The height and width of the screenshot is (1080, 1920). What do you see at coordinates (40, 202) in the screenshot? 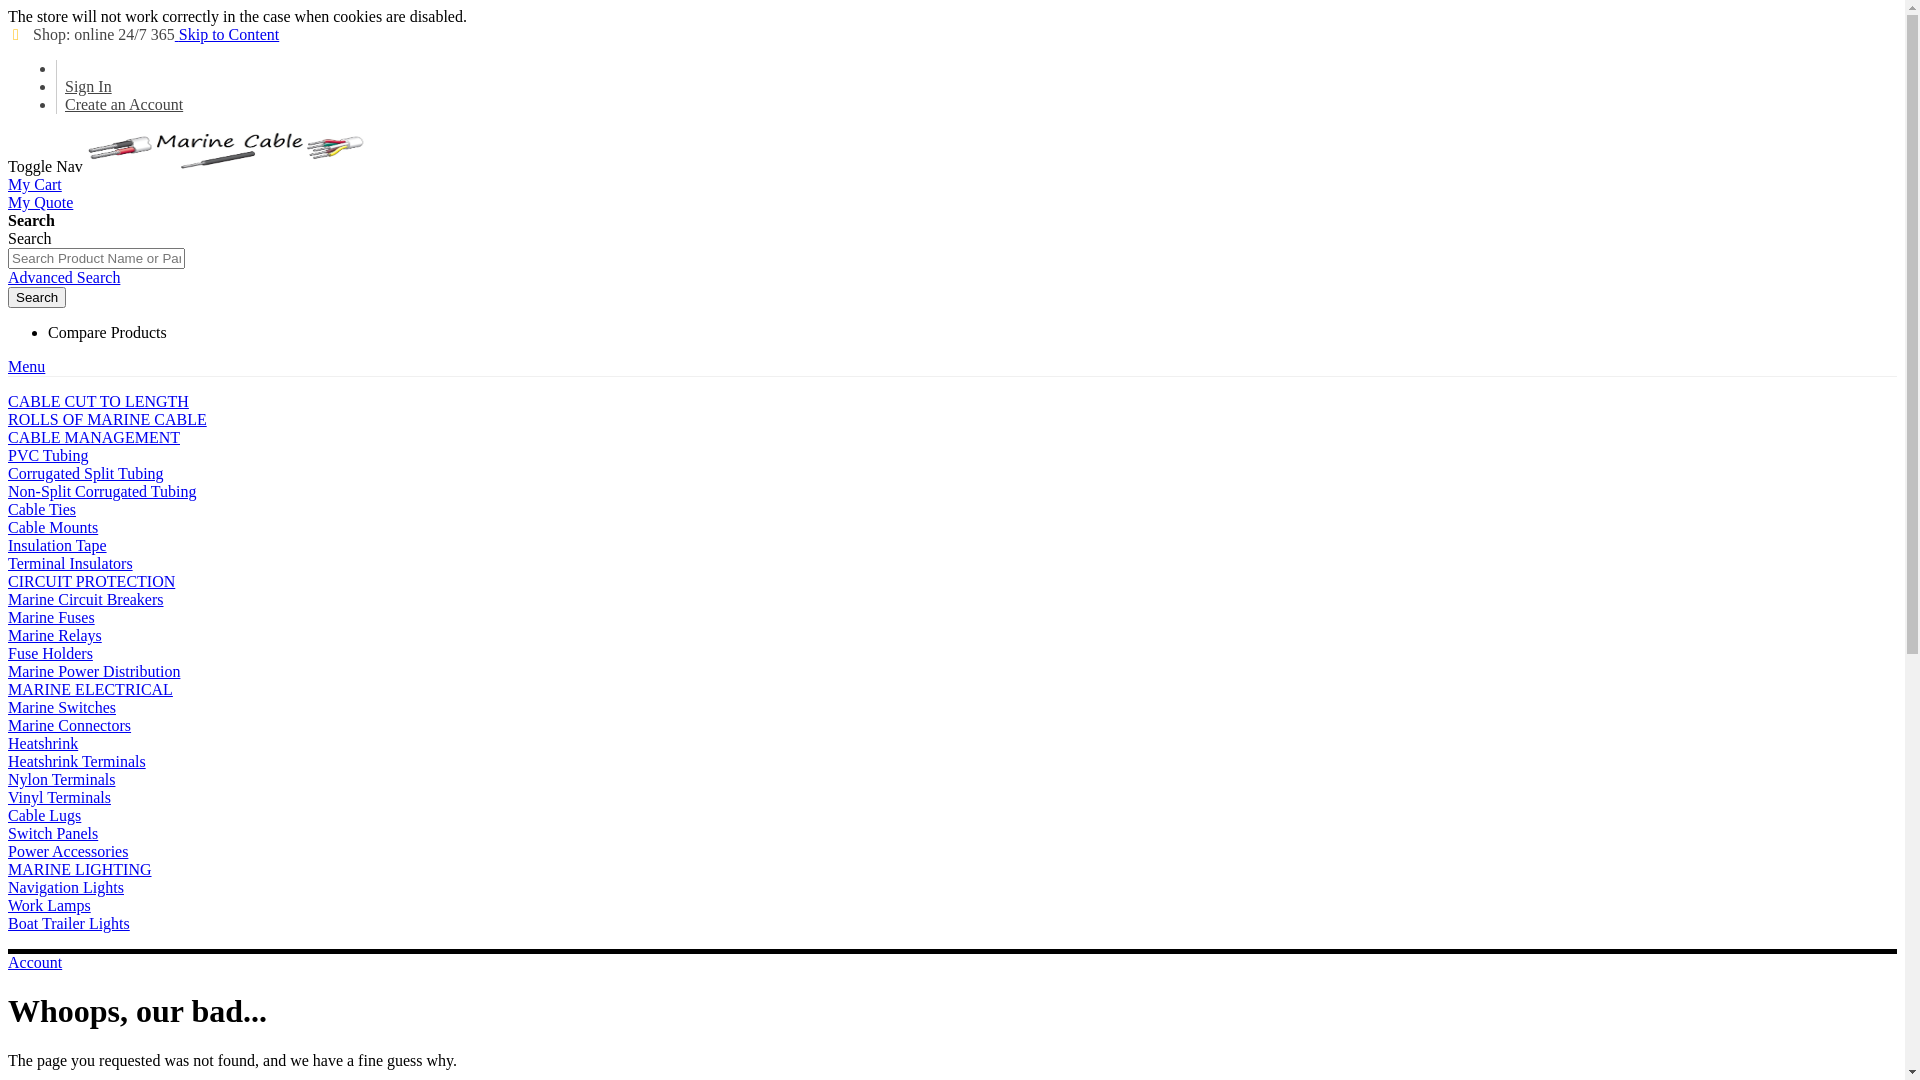
I see `'My Quote'` at bounding box center [40, 202].